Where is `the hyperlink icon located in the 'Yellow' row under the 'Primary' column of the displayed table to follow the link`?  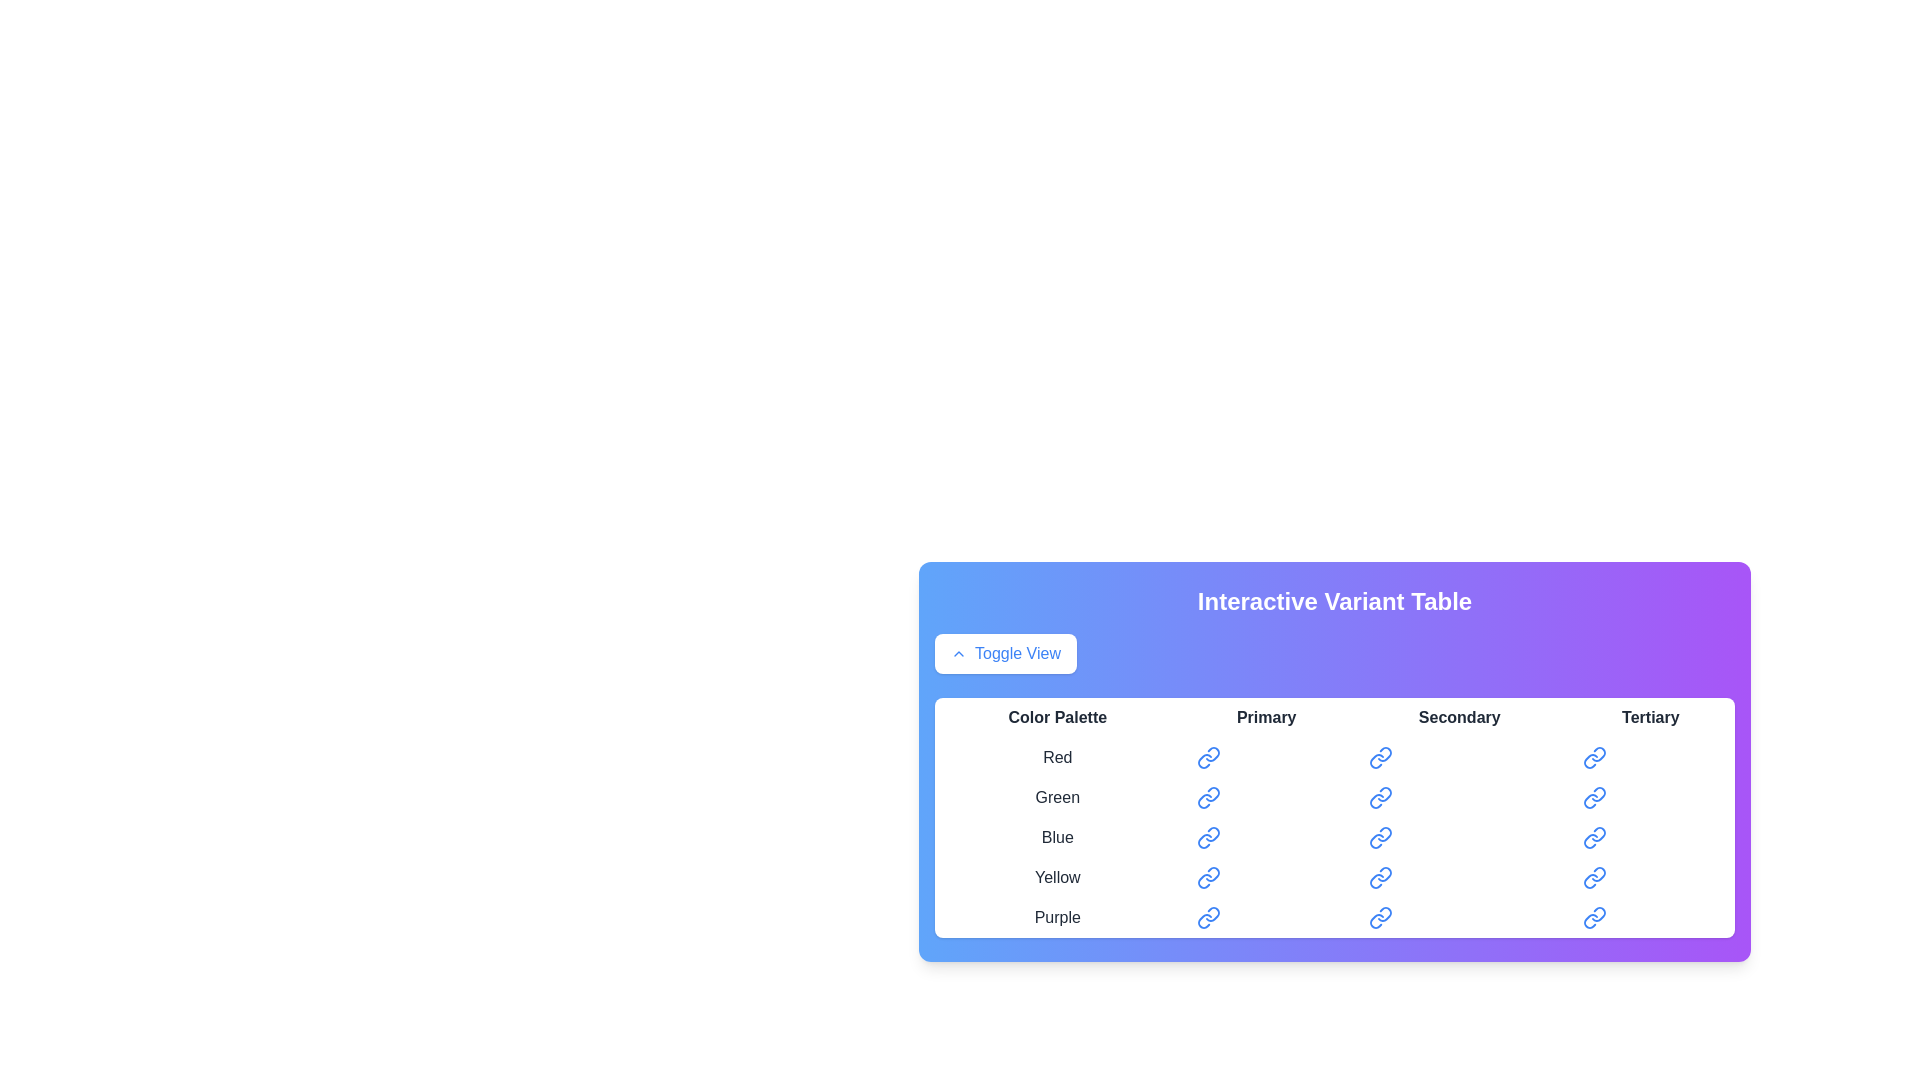
the hyperlink icon located in the 'Yellow' row under the 'Primary' column of the displayed table to follow the link is located at coordinates (1203, 880).